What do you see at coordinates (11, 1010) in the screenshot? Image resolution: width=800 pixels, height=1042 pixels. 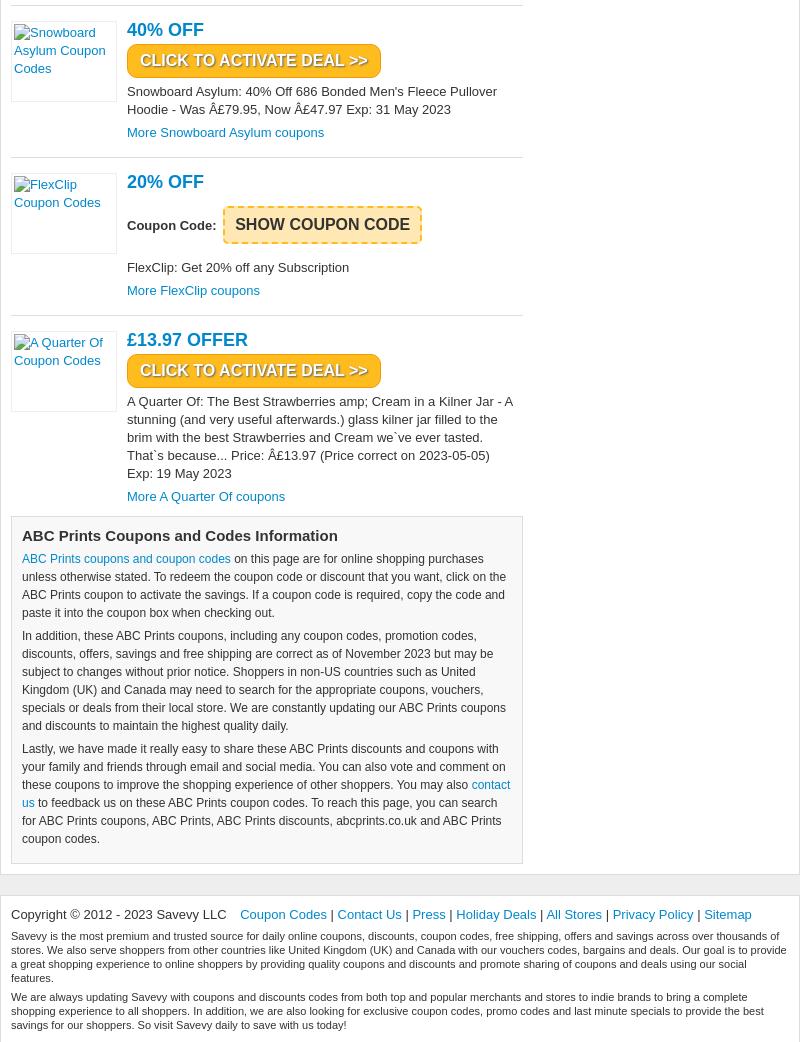 I see `'We are always updating Savevy with coupons and discounts codes from both top and popular merchants and stores to indie brands to bring a complete shopping experience to all shoppers. In addition, we are also looking for exclusive coupon codes, promo codes and last minute specials to provide the best savings for our shoppers. So visit Savevy daily to save with us today!'` at bounding box center [11, 1010].